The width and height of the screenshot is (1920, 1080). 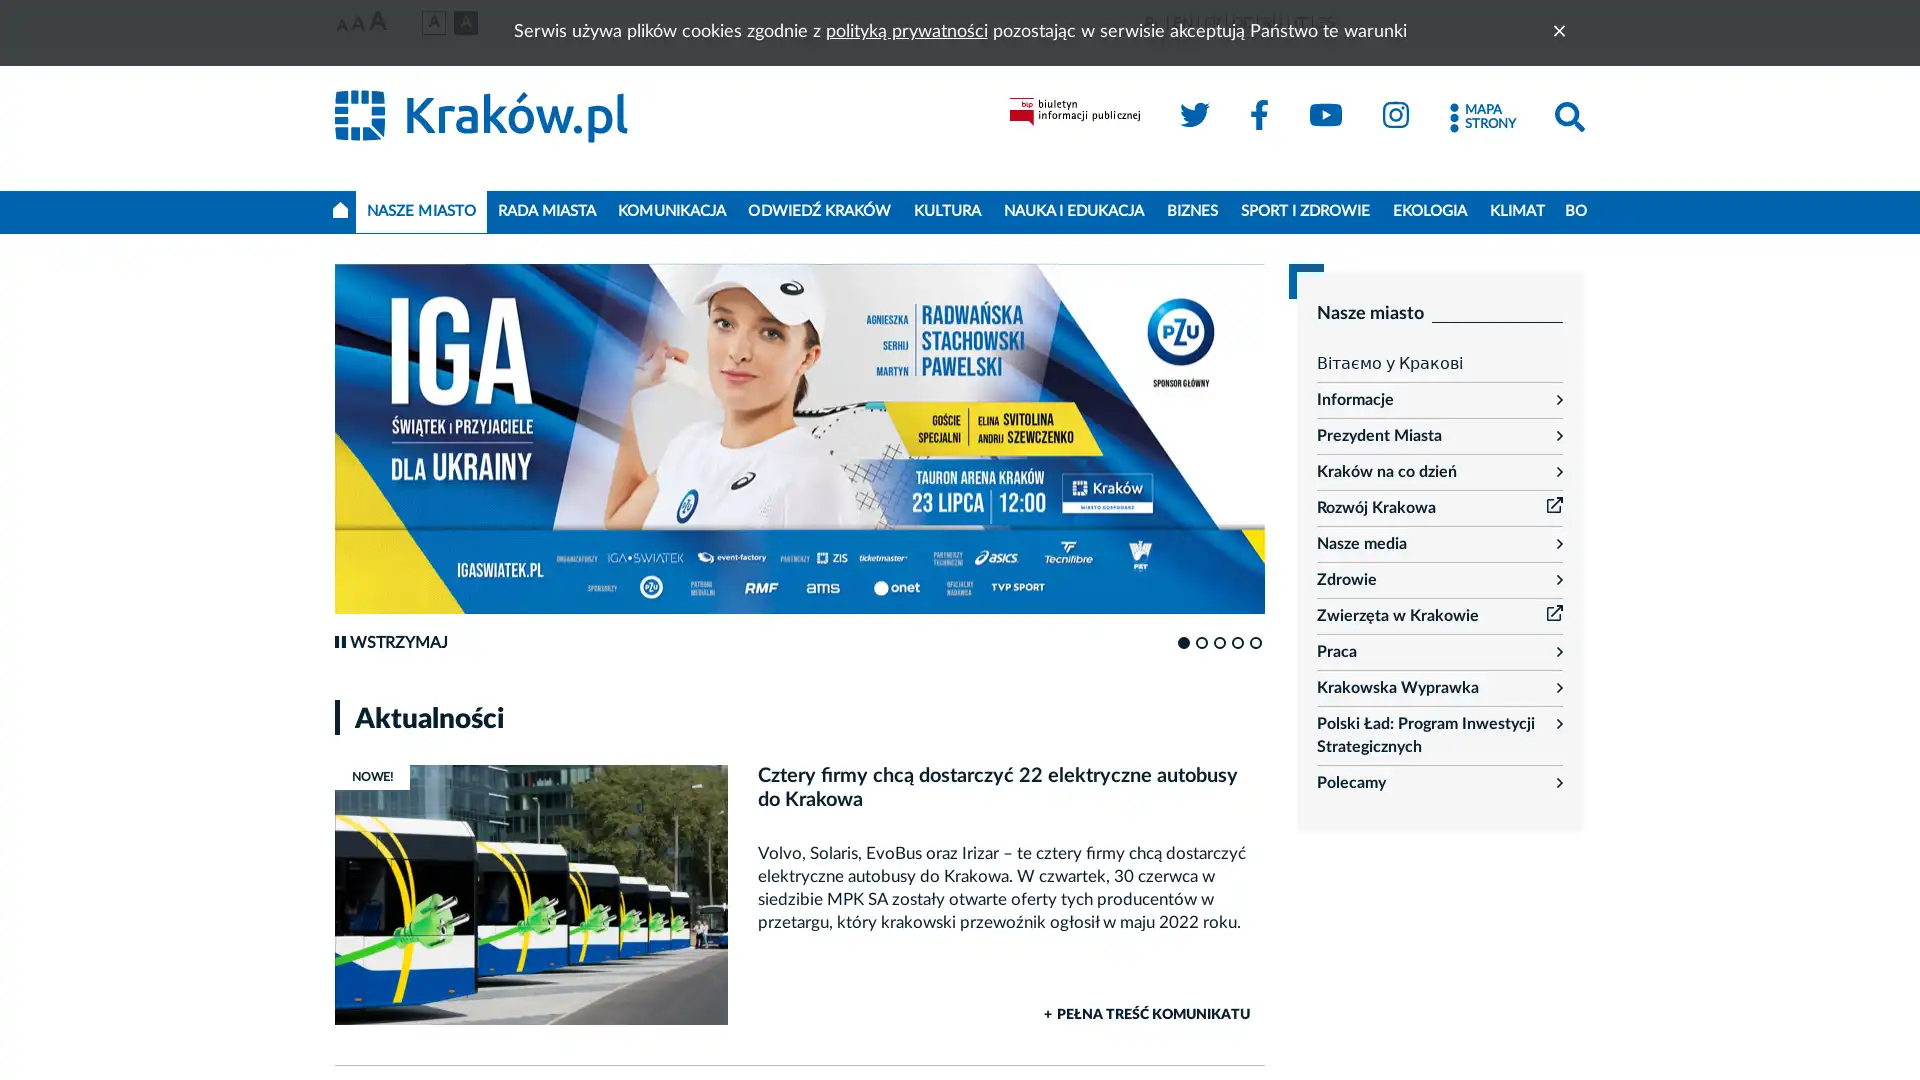 I want to click on Go to slide 1, so click(x=1184, y=643).